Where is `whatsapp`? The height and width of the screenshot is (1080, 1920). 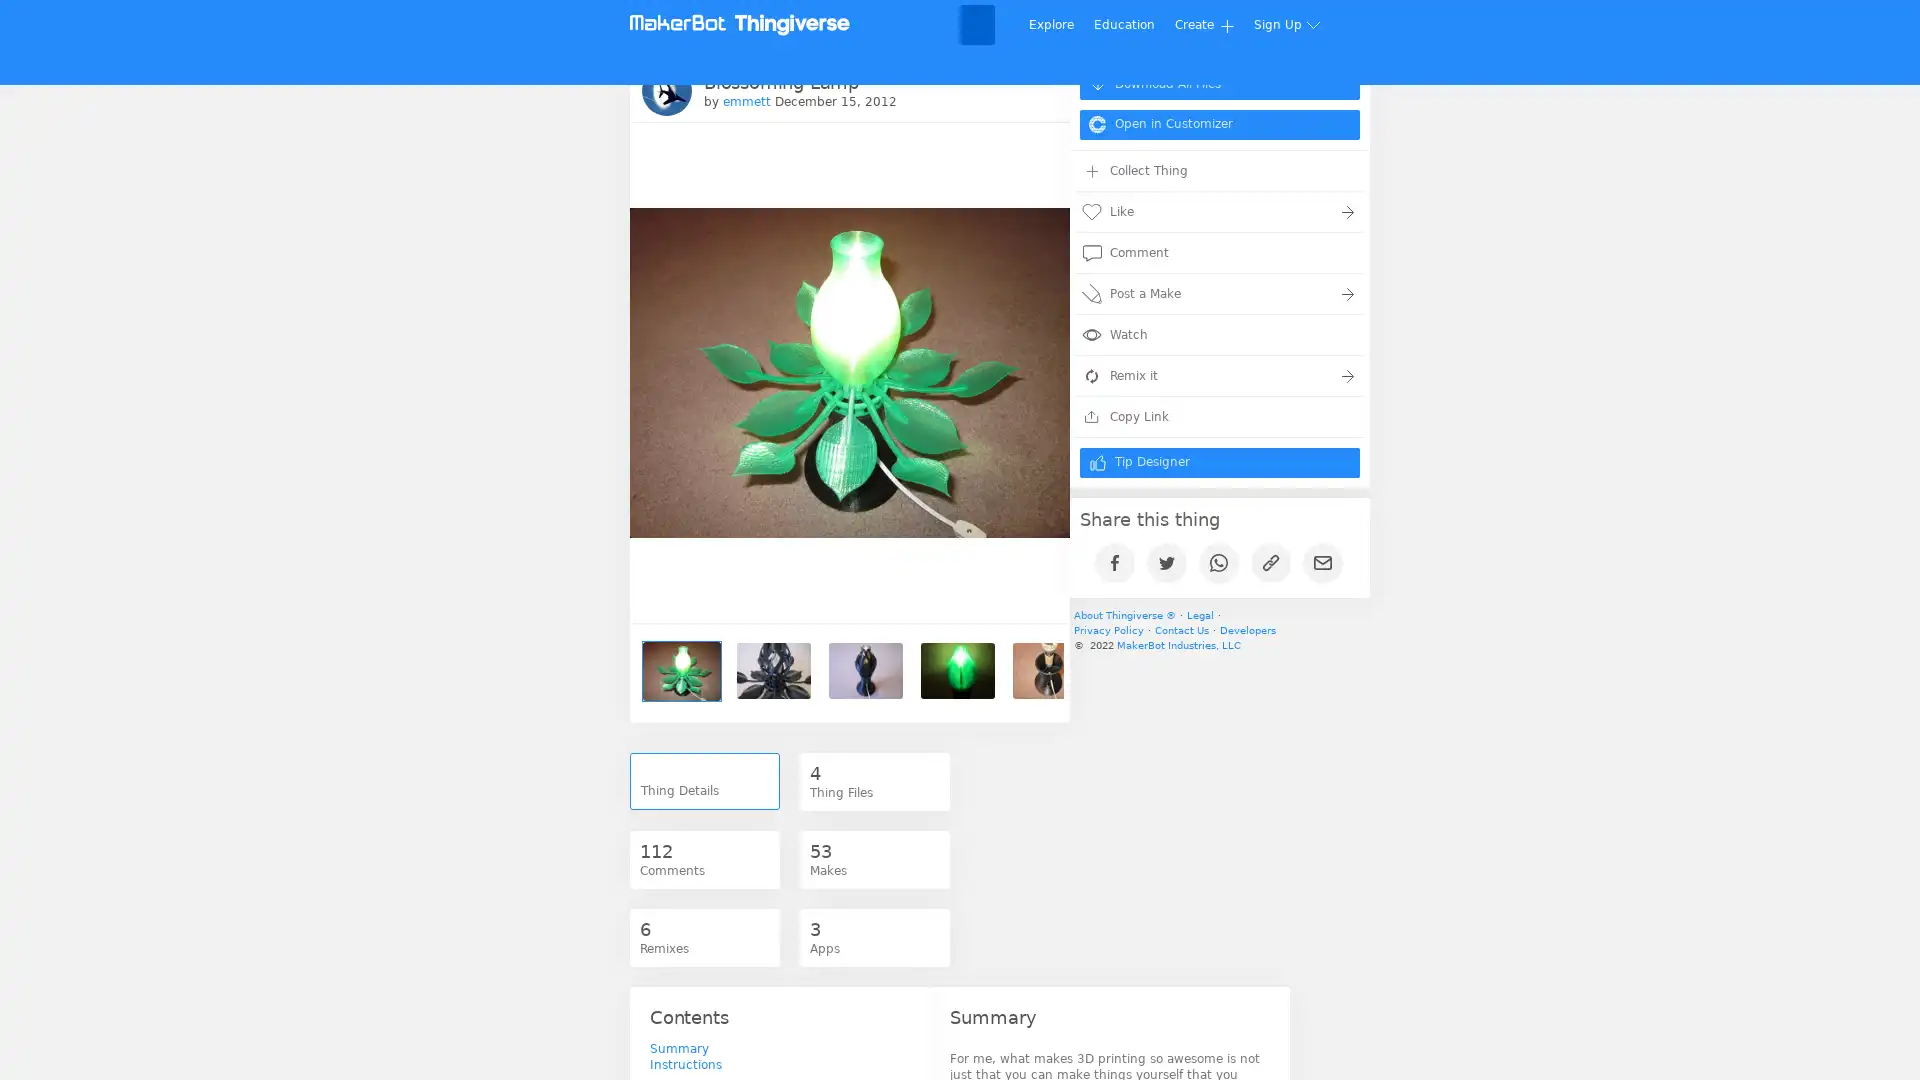
whatsapp is located at coordinates (1223, 560).